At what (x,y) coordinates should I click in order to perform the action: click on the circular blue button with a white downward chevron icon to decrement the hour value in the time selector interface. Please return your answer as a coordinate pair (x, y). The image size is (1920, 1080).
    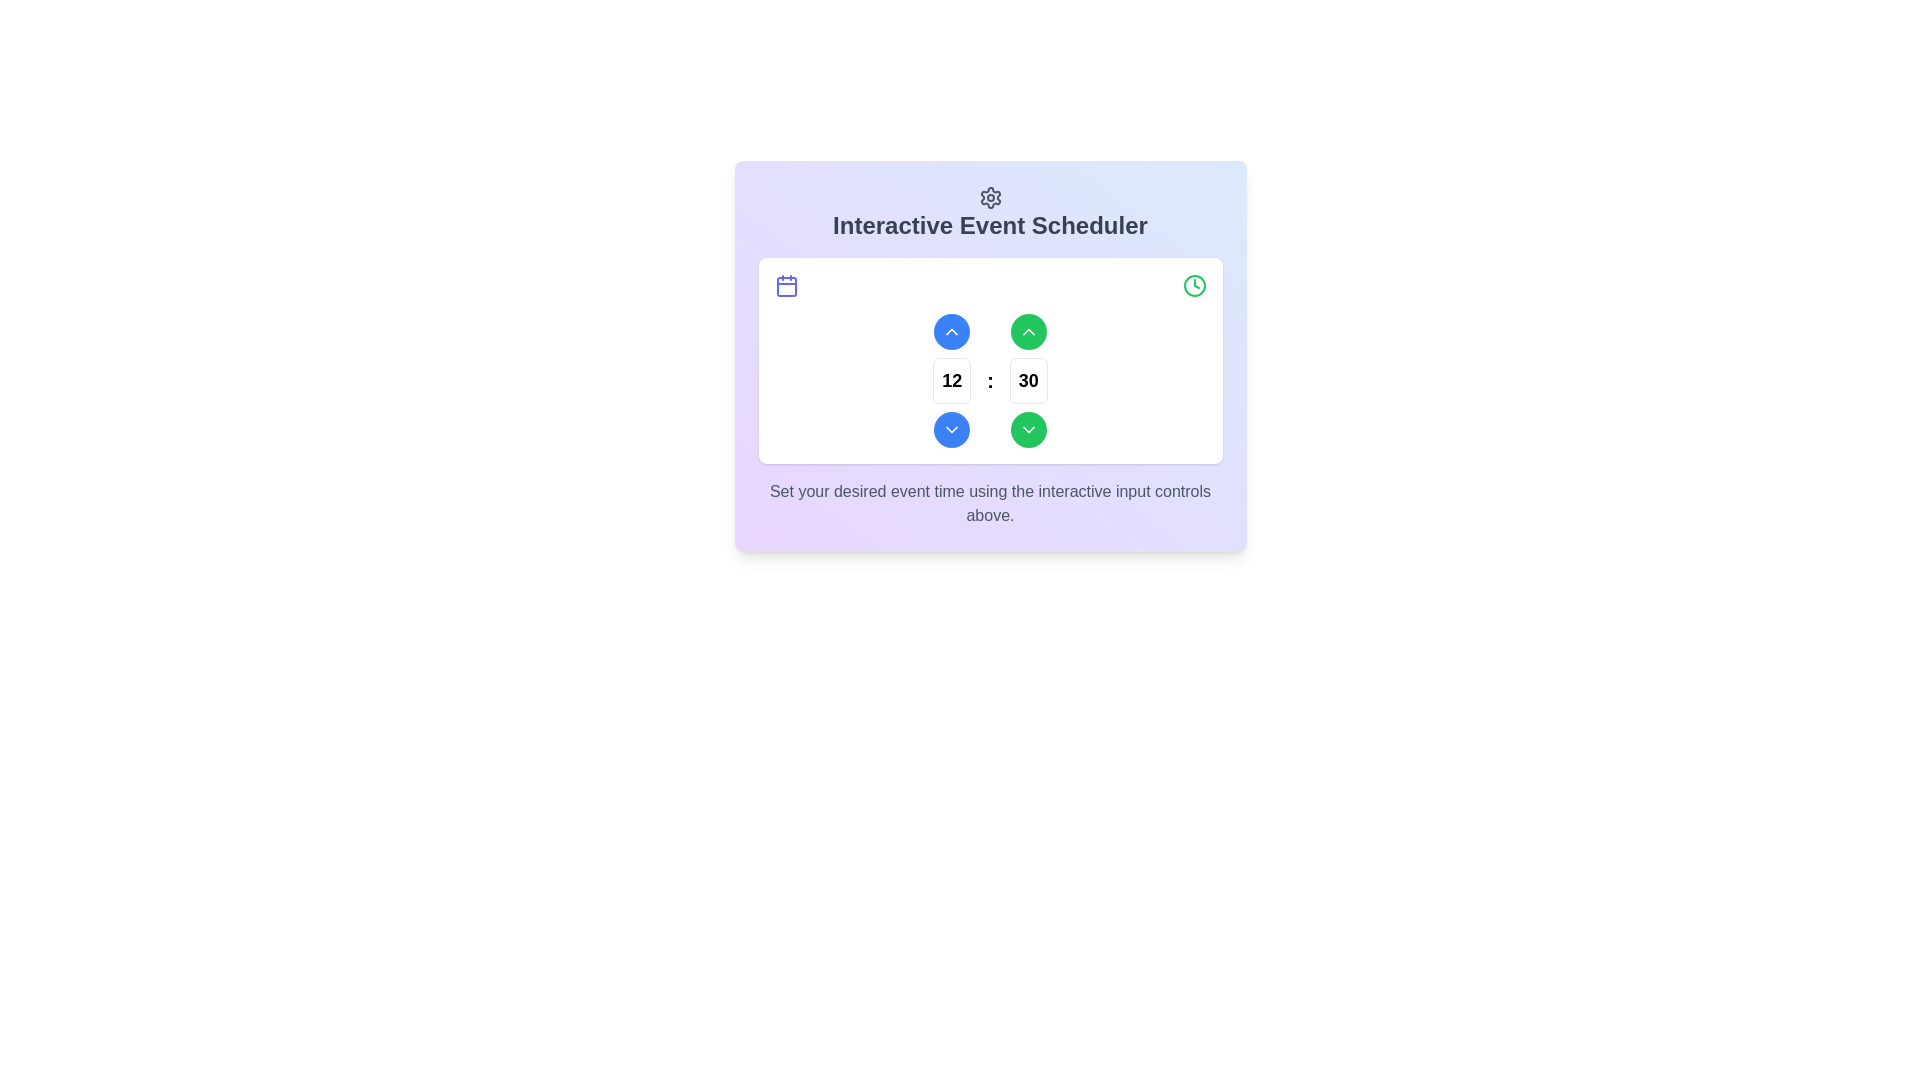
    Looking at the image, I should click on (951, 428).